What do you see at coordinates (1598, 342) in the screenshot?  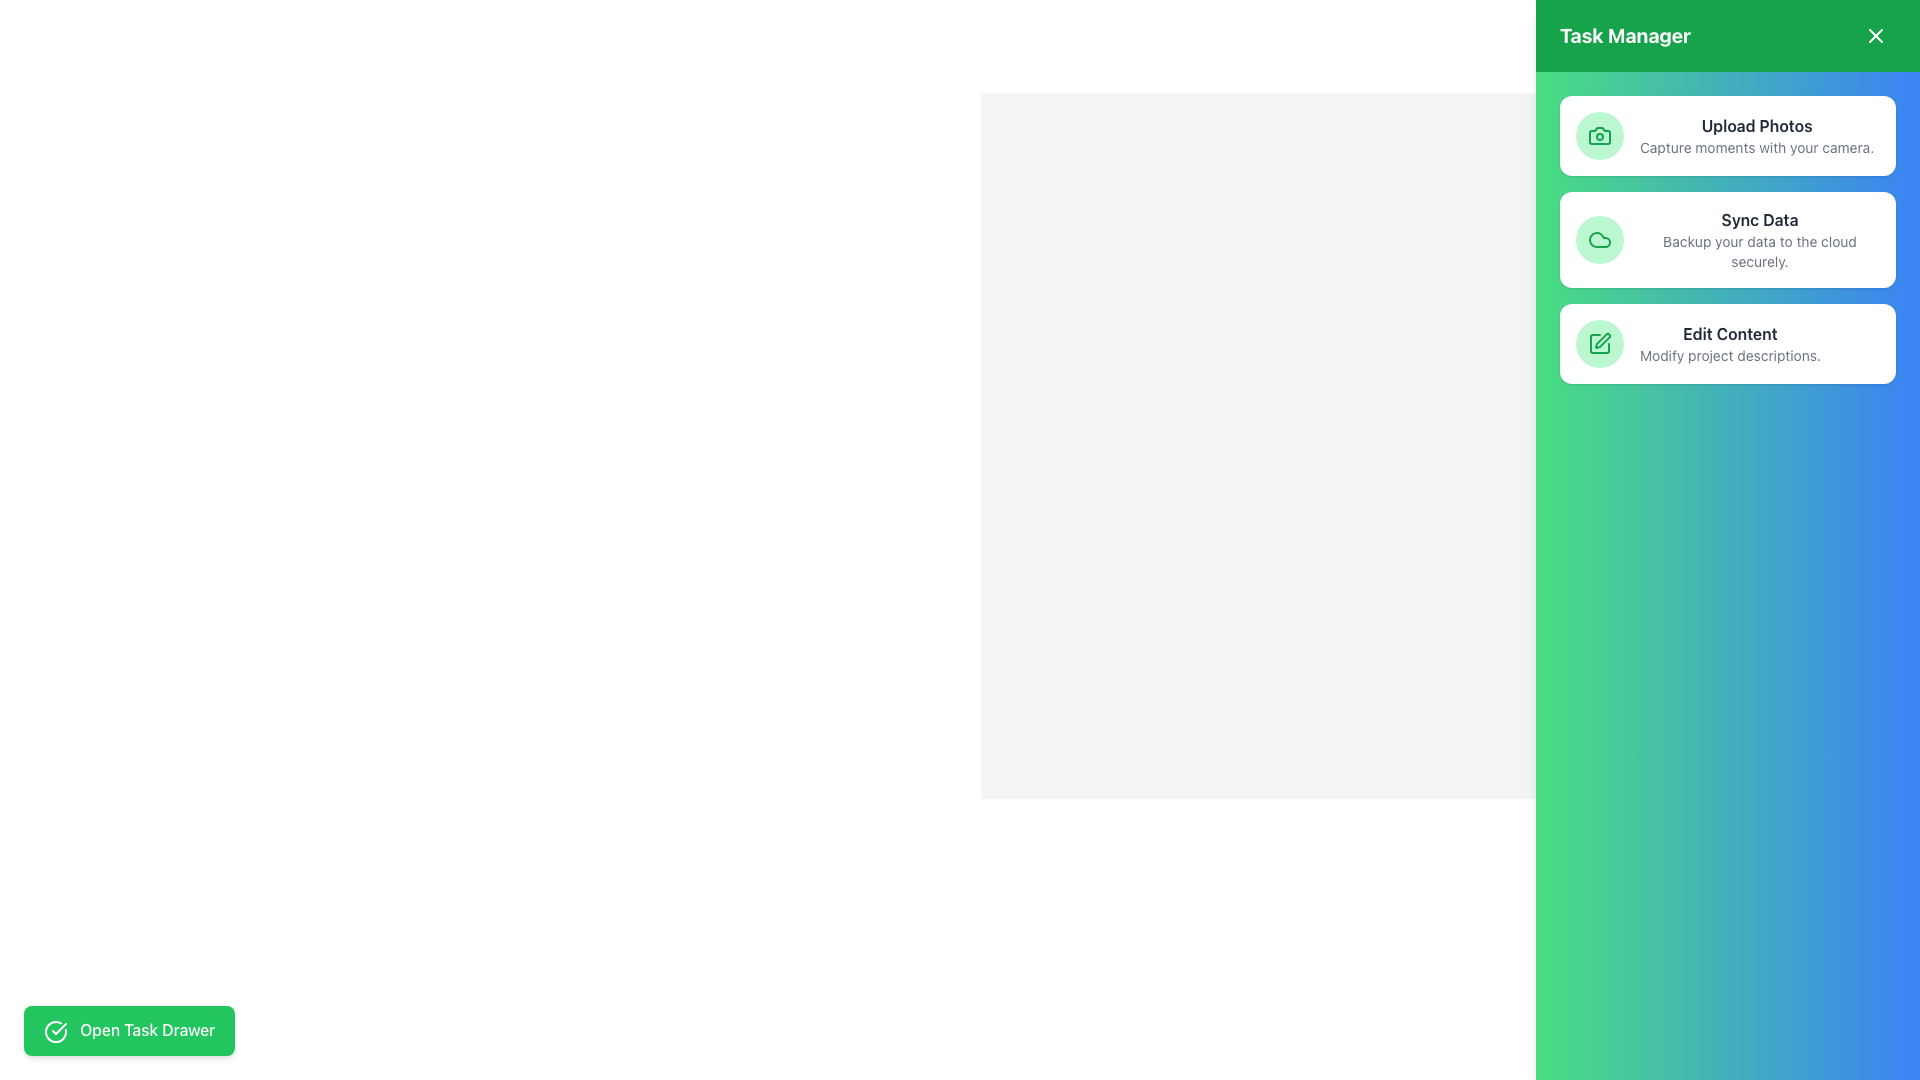 I see `the pen icon that is third in the list of action items within the Task Manager interface to initiate the edit action` at bounding box center [1598, 342].